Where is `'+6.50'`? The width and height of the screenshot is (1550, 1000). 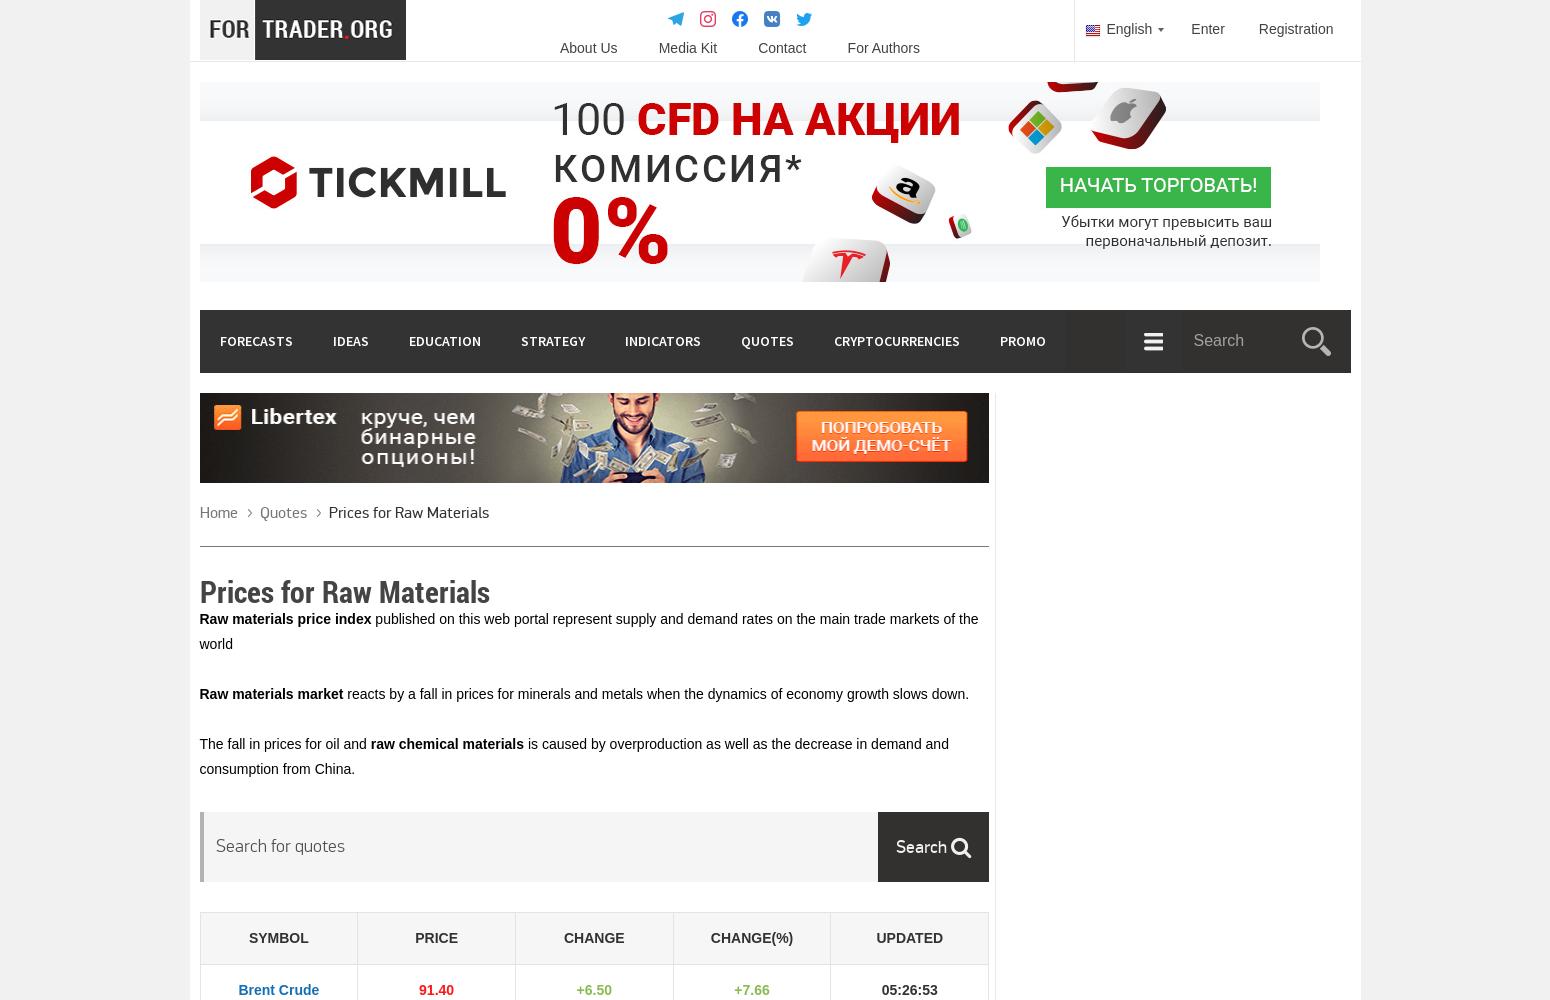 '+6.50' is located at coordinates (593, 989).